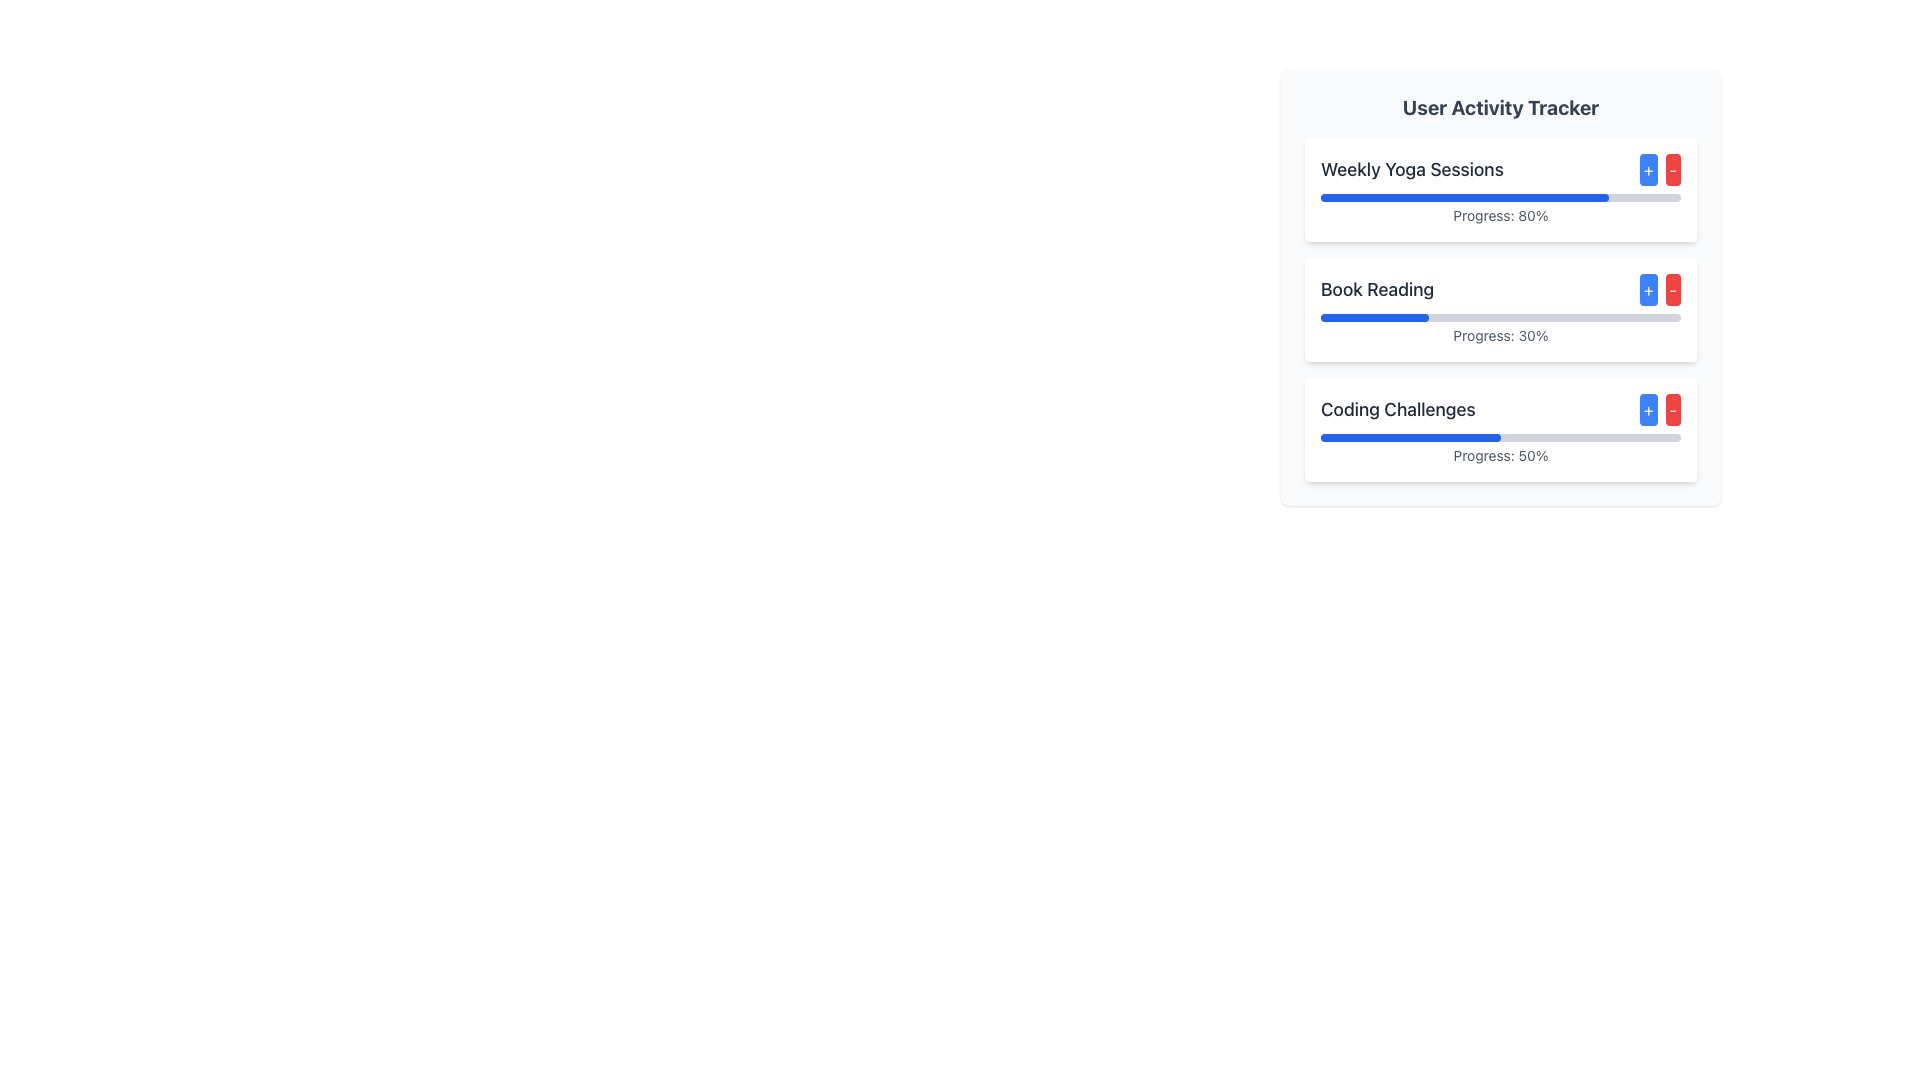 The width and height of the screenshot is (1920, 1080). Describe the element at coordinates (1373, 316) in the screenshot. I see `the filled part of the progress bar indicating 30% progress for the 'Book Reading' task` at that location.